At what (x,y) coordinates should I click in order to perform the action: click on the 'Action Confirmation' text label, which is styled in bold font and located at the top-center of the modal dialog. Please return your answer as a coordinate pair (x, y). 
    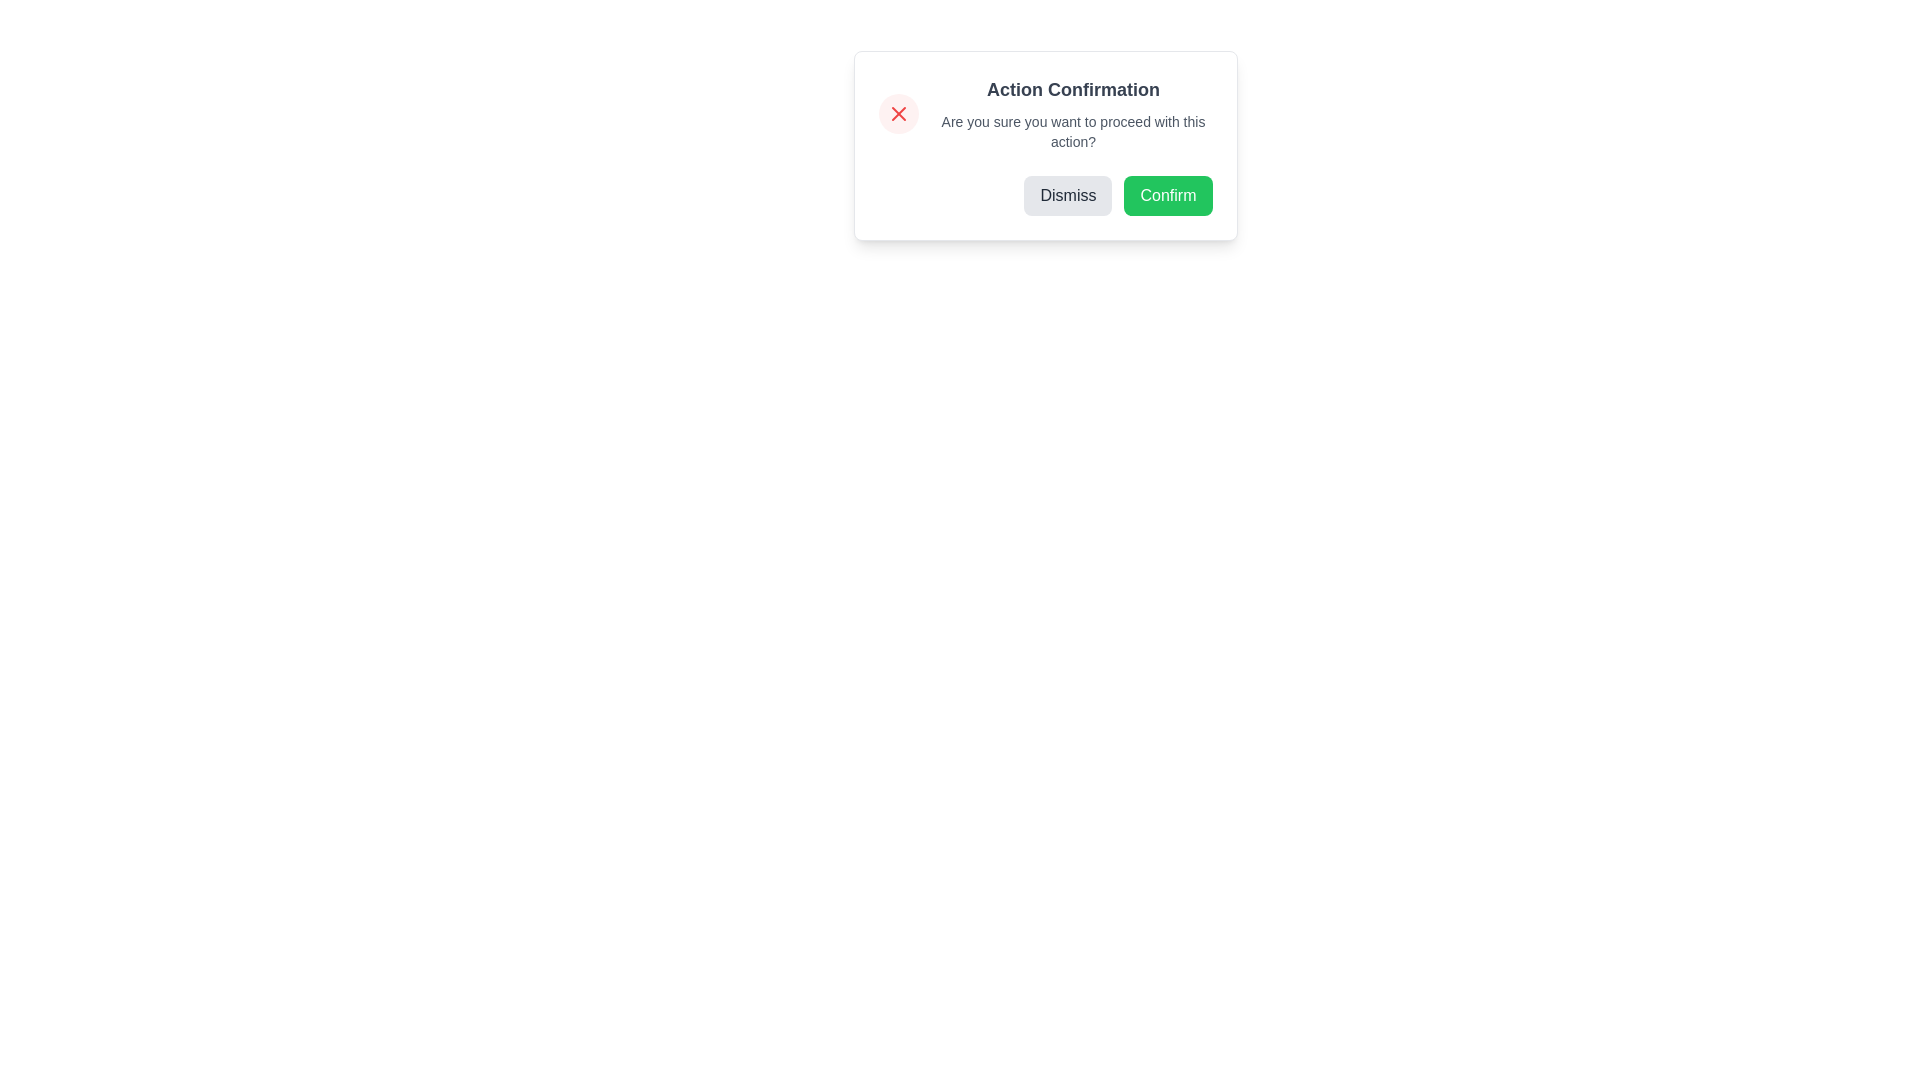
    Looking at the image, I should click on (1072, 88).